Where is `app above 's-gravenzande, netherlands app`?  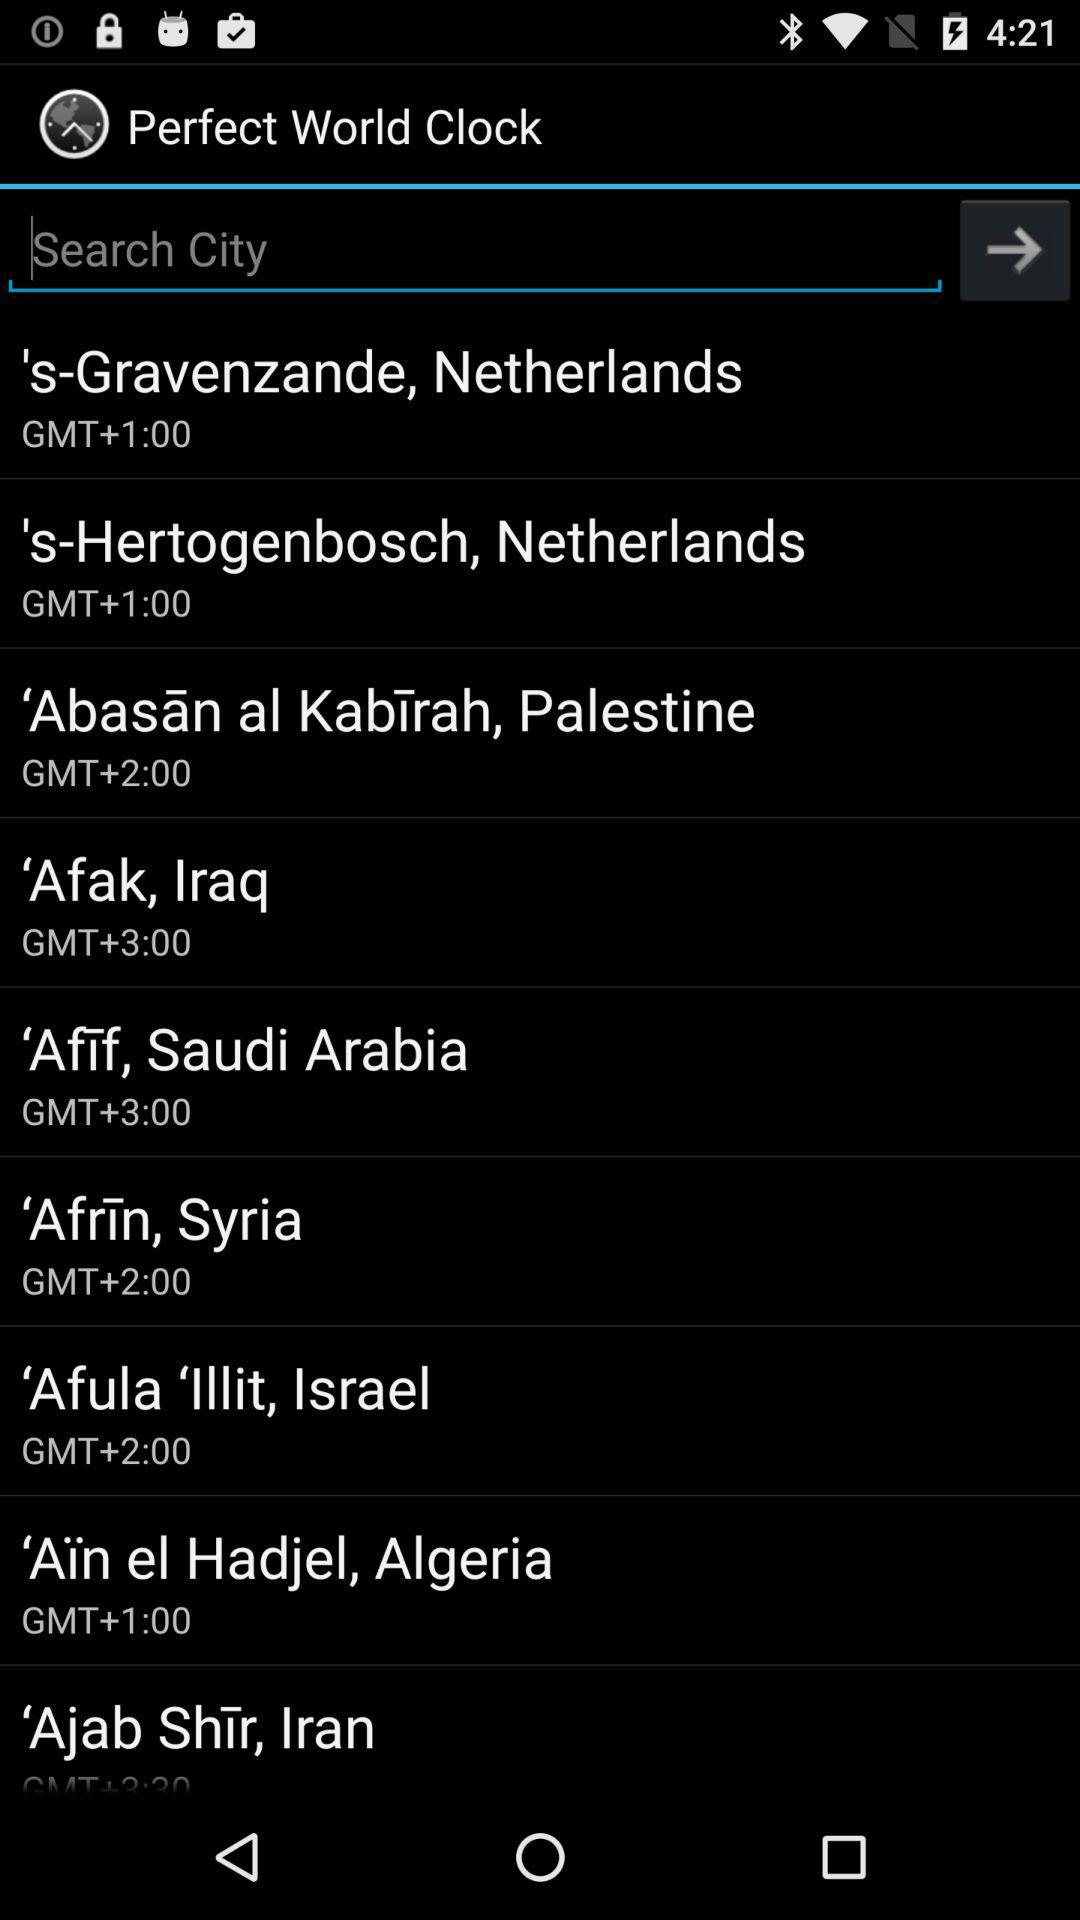
app above 's-gravenzande, netherlands app is located at coordinates (1015, 248).